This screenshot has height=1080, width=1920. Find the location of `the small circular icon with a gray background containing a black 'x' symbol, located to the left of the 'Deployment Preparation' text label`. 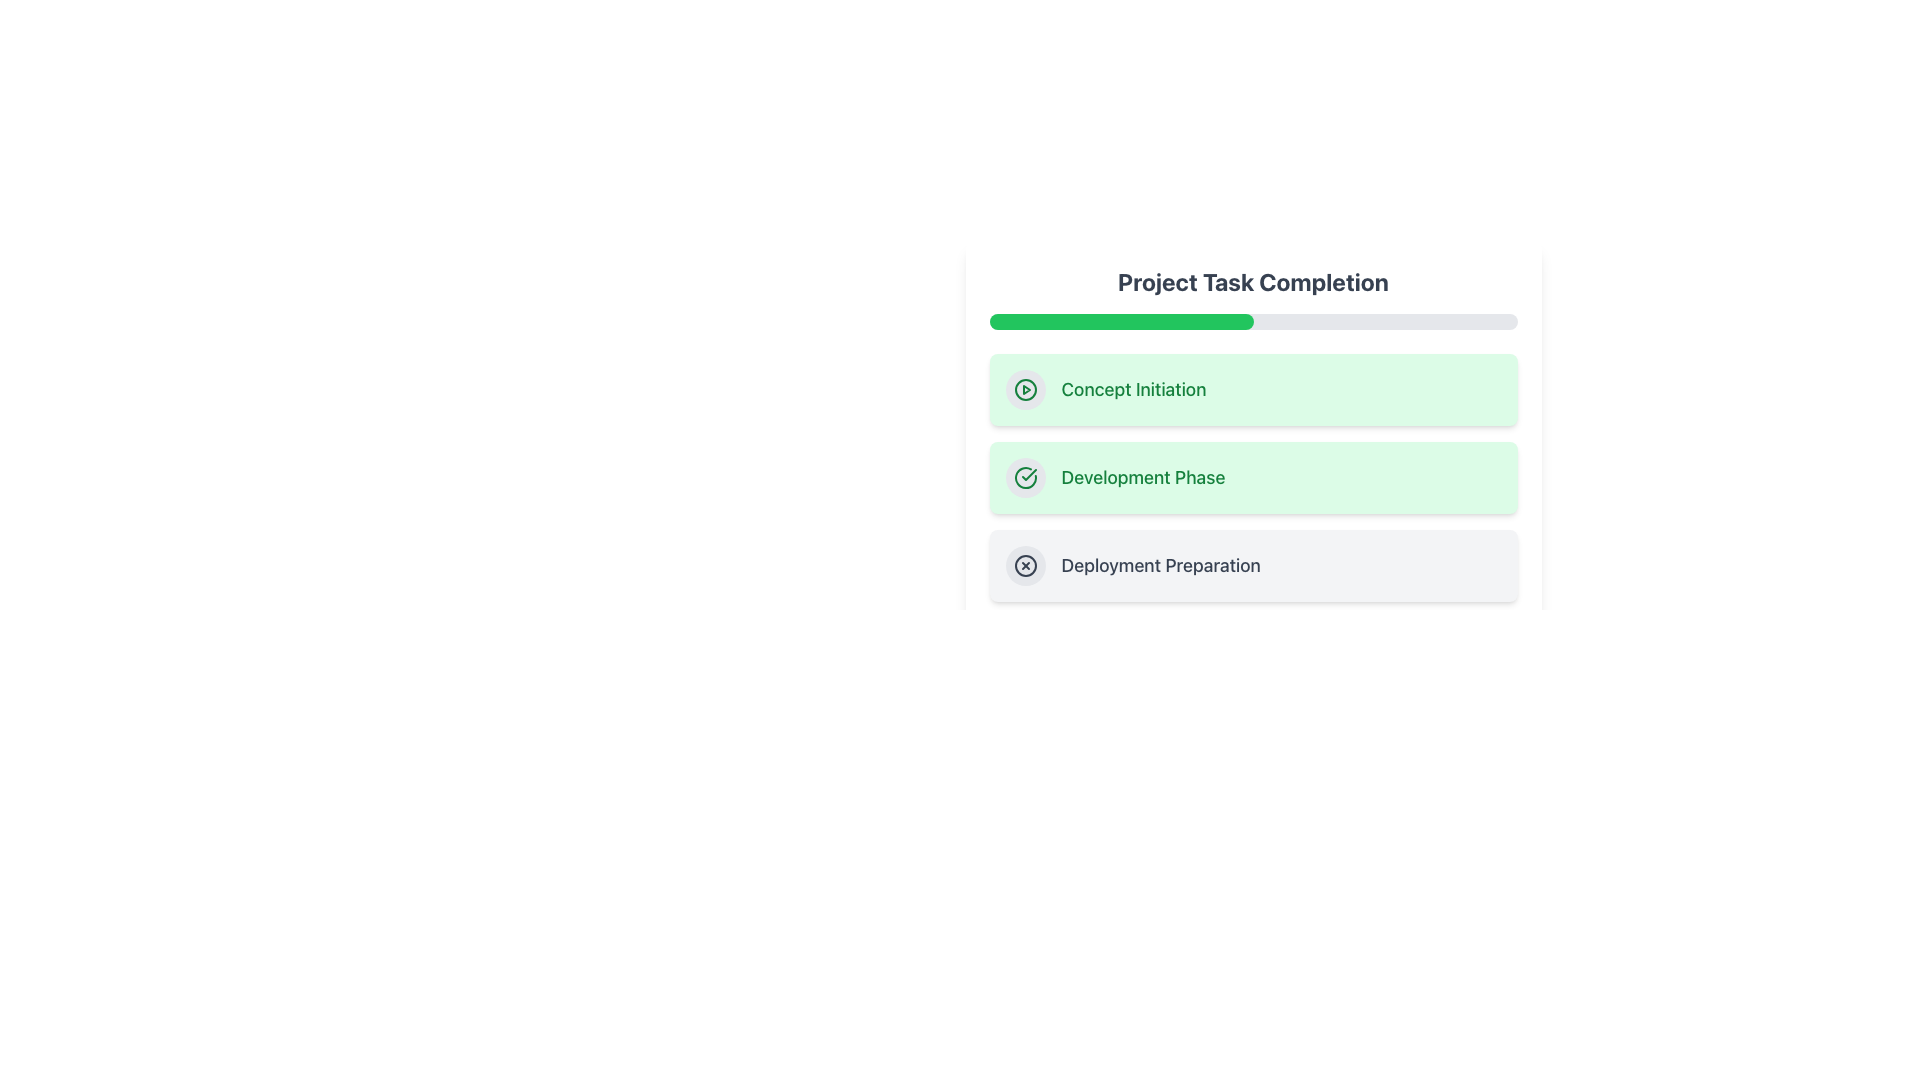

the small circular icon with a gray background containing a black 'x' symbol, located to the left of the 'Deployment Preparation' text label is located at coordinates (1025, 566).